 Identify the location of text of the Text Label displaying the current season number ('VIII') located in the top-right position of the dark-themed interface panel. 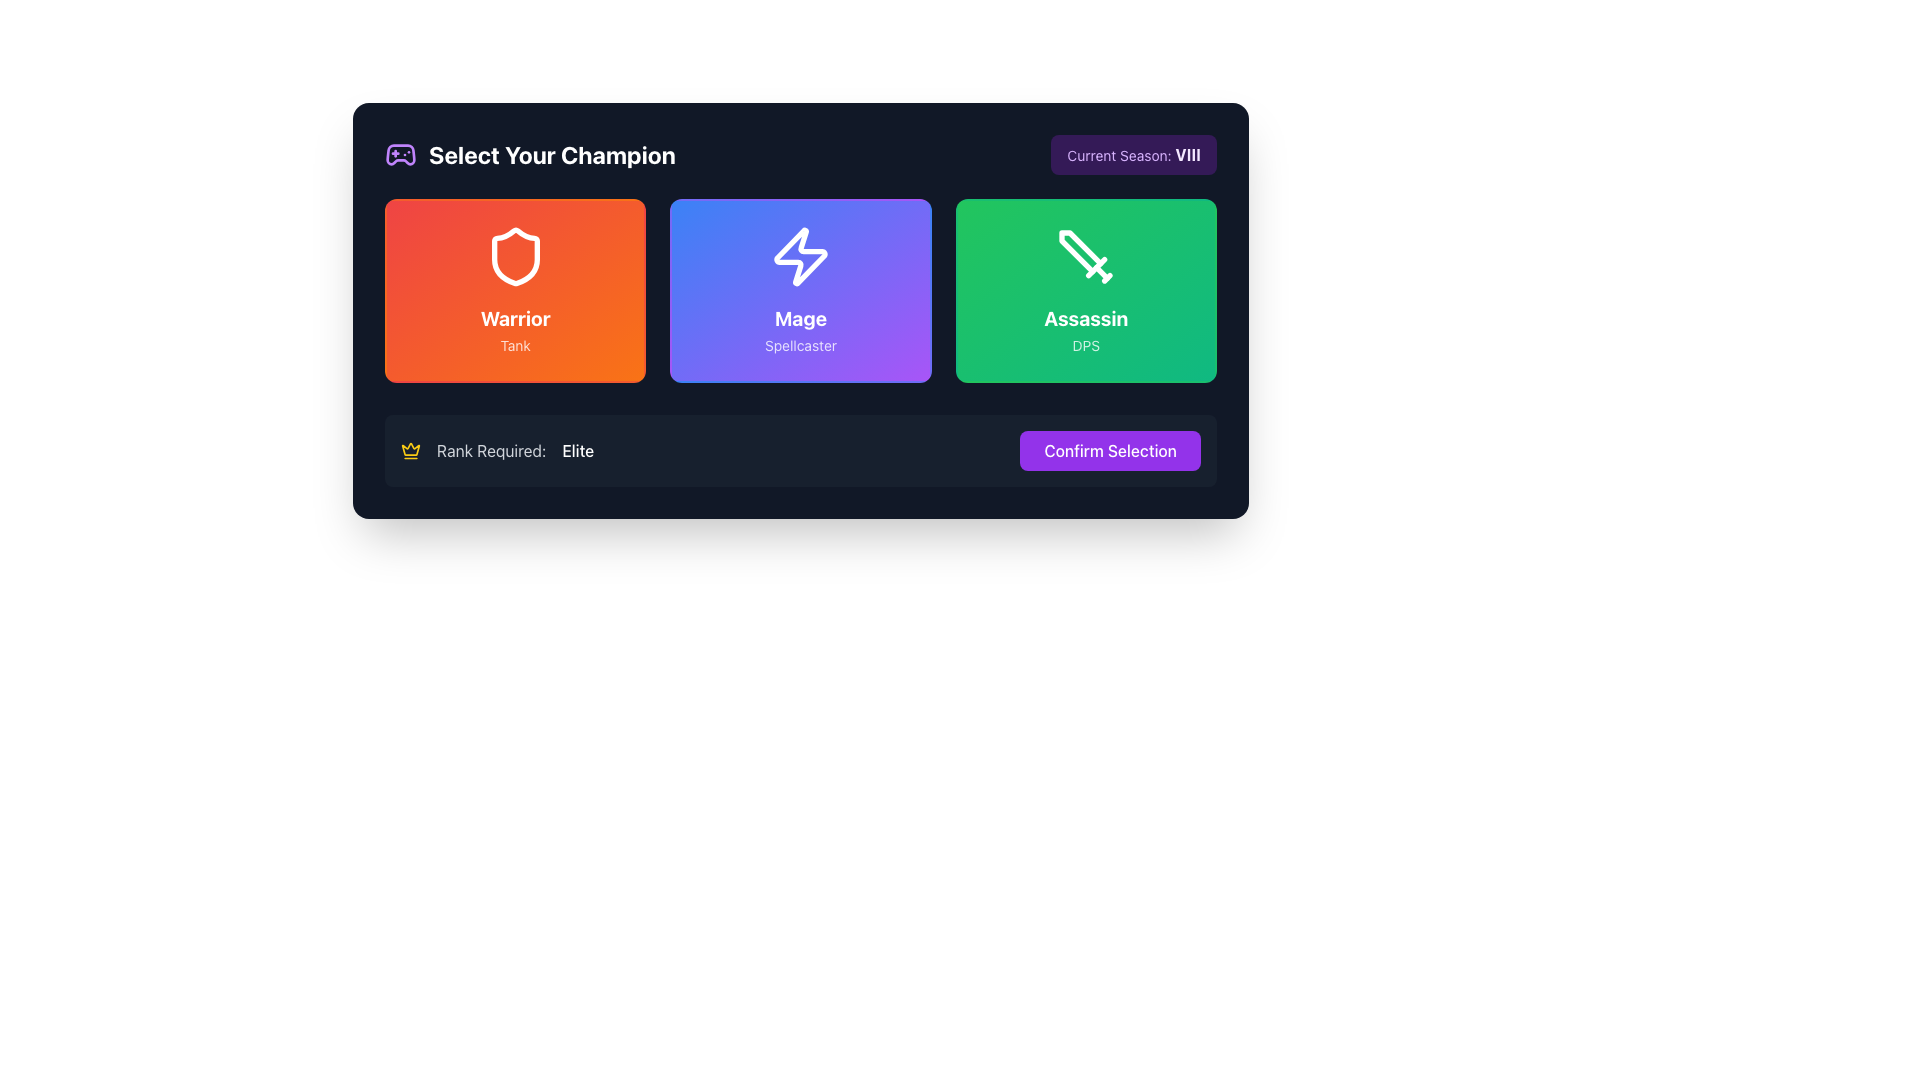
(1134, 153).